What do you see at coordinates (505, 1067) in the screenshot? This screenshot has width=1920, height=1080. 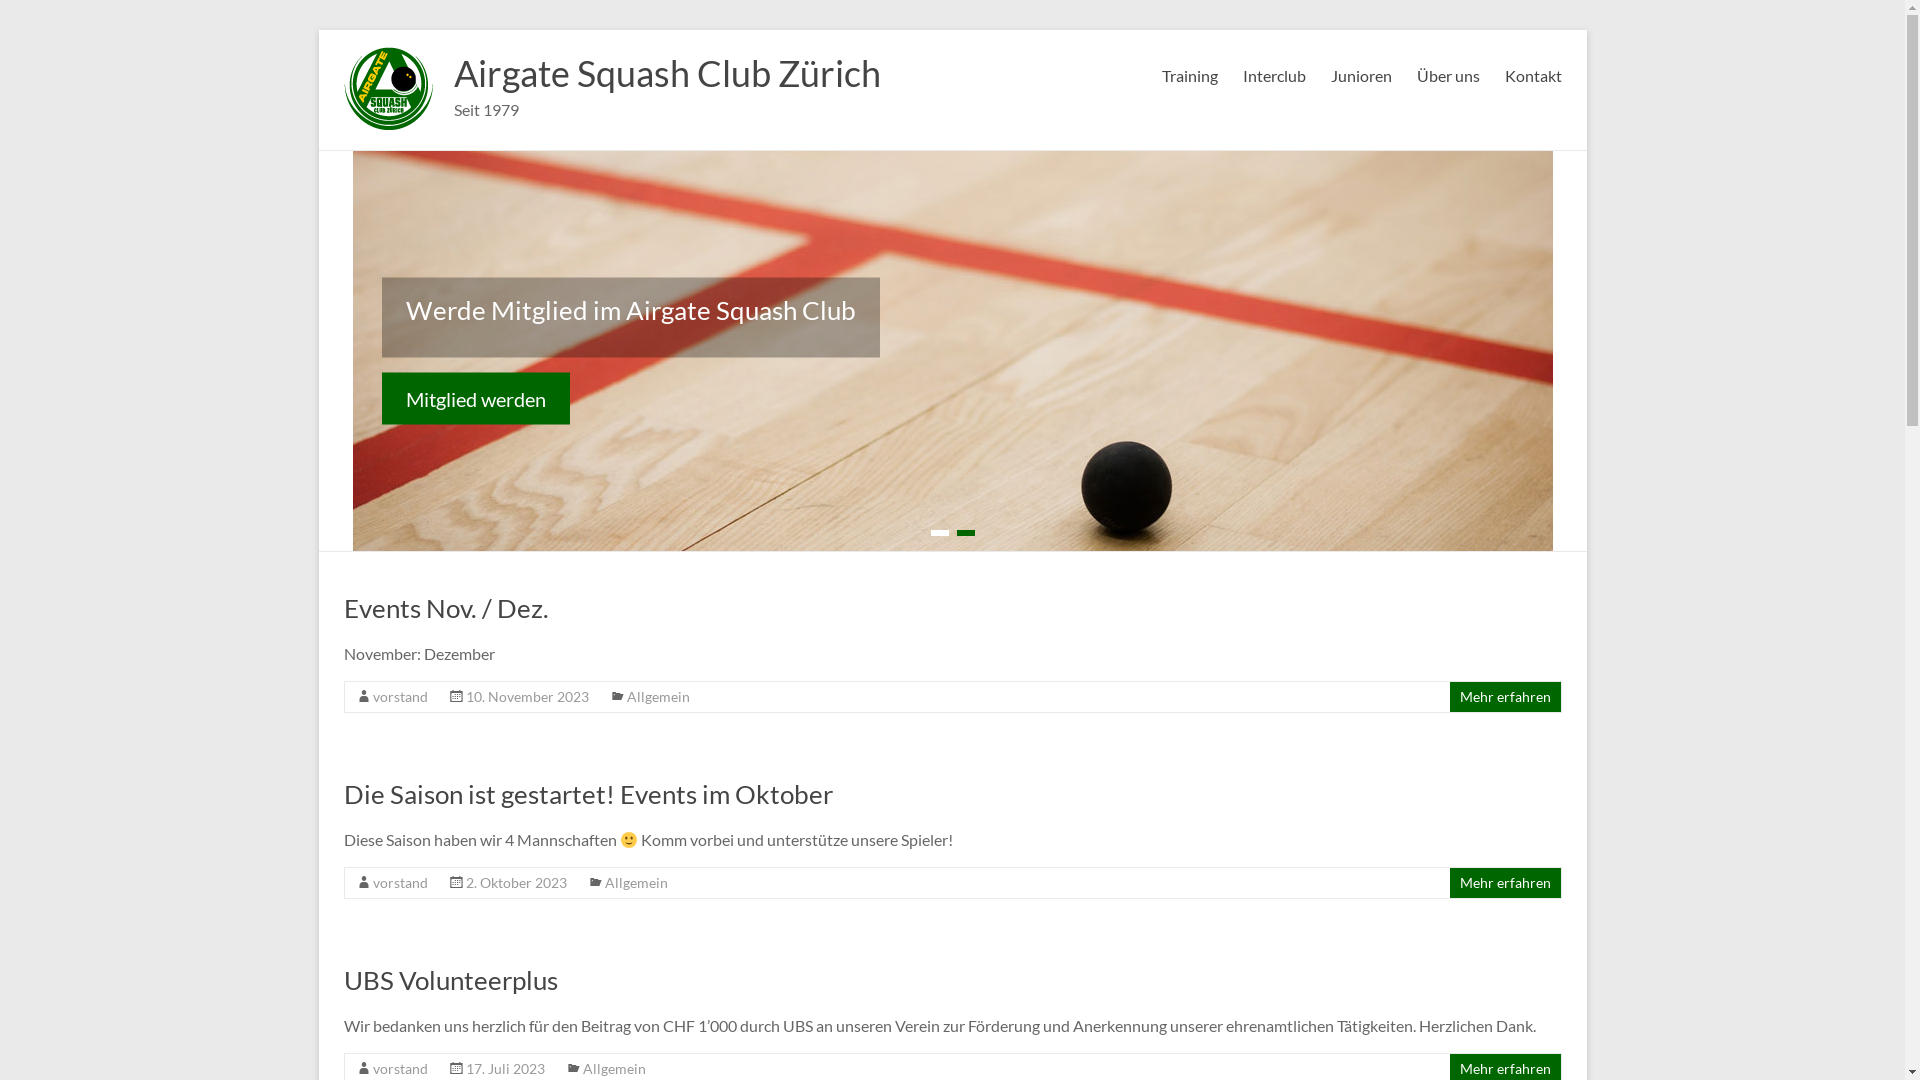 I see `'17. Juli 2023'` at bounding box center [505, 1067].